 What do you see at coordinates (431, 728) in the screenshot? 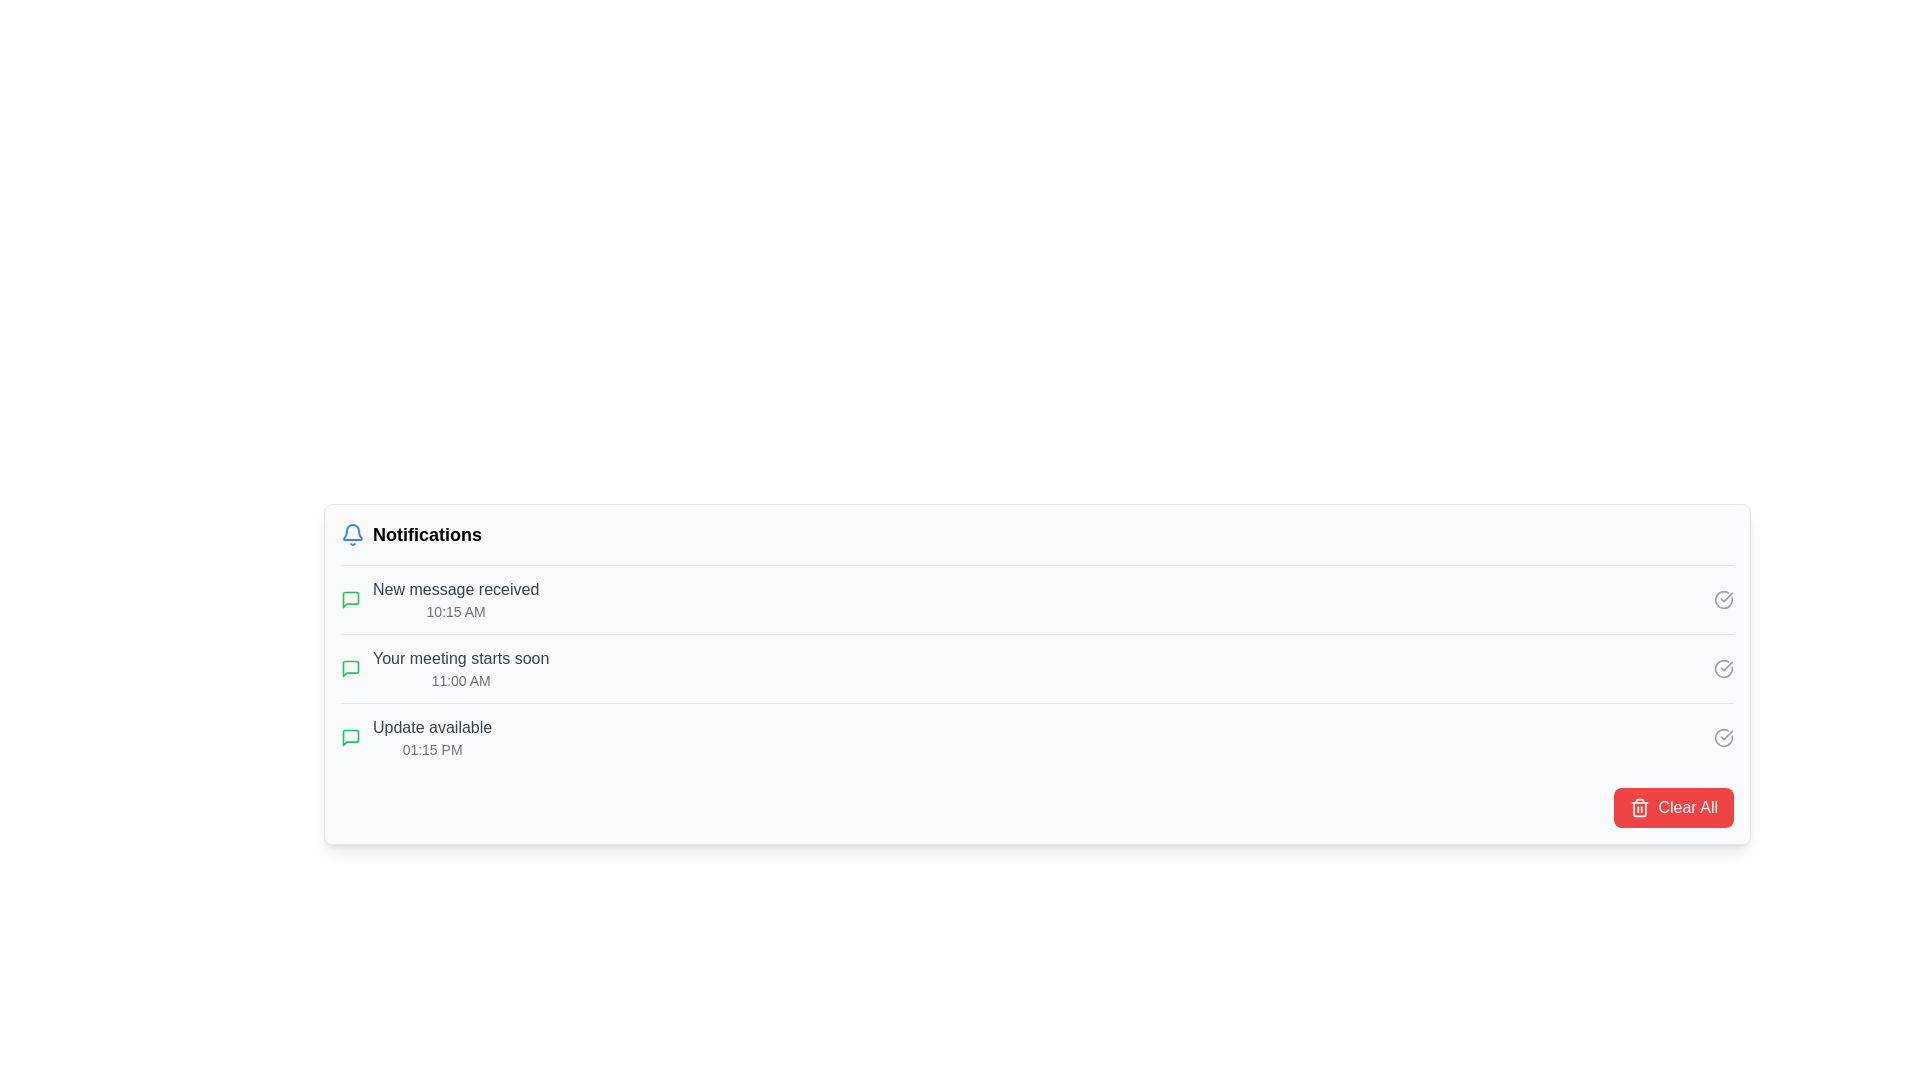
I see `the text label in the third row of the notification list, which indicates the message content of the respective update, placed above the timestamp '01:15 PM' and next to the green icon` at bounding box center [431, 728].